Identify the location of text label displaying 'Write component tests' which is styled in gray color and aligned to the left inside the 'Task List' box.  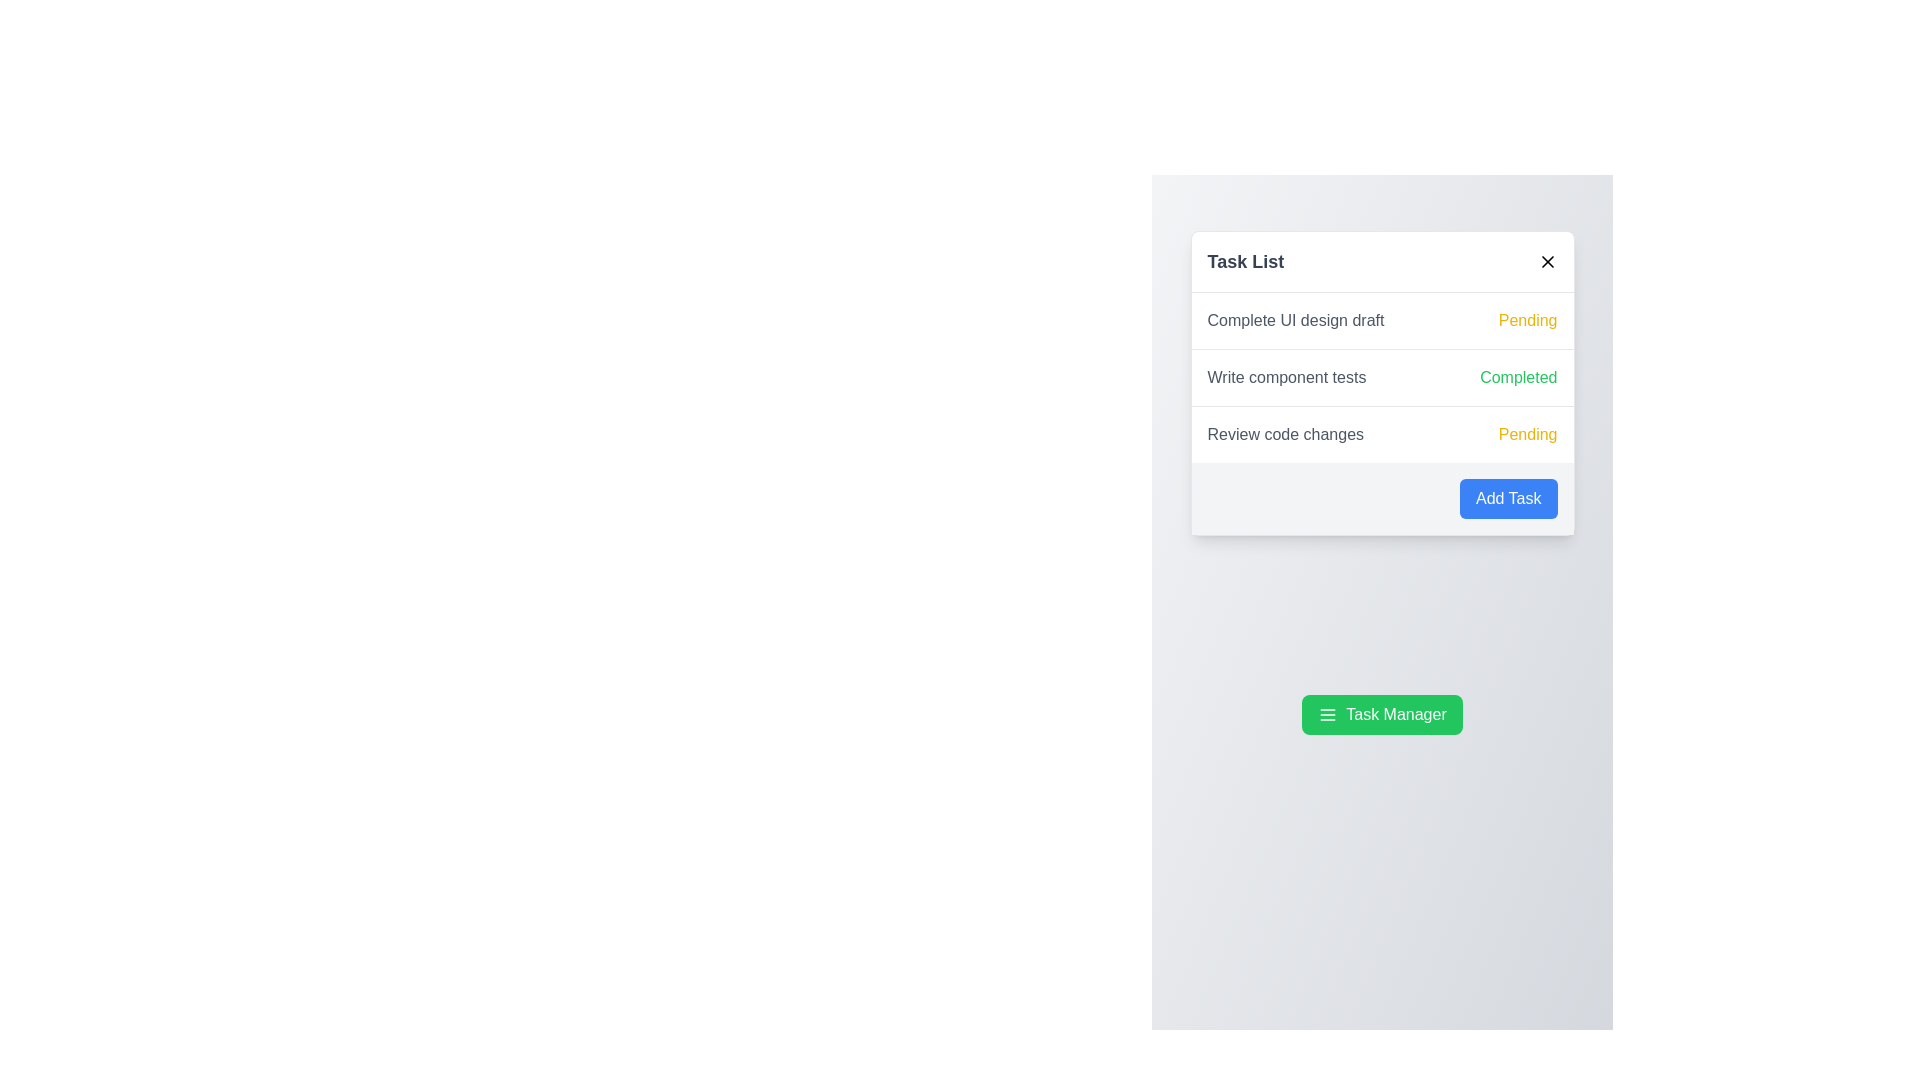
(1286, 378).